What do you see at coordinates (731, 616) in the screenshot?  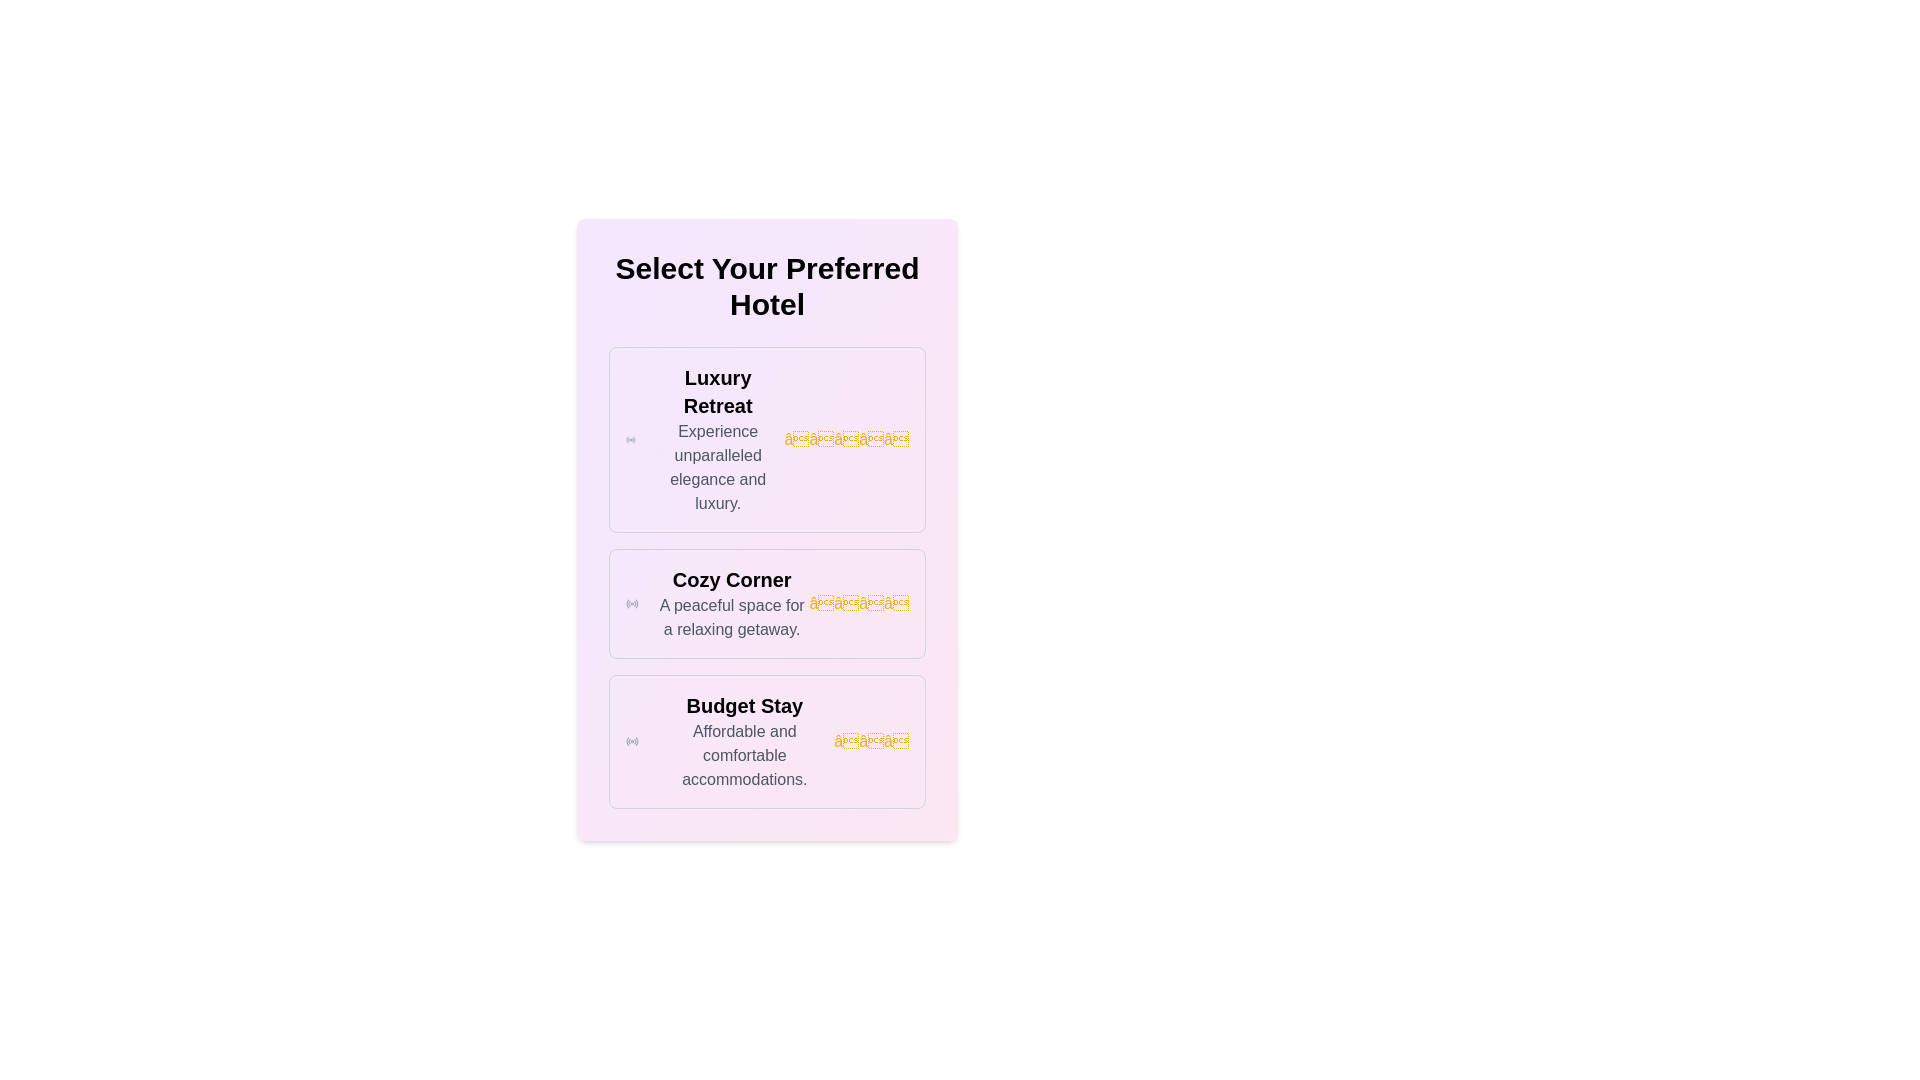 I see `the text block that reads 'A peaceful space for a relaxing getaway.' which is located beneath the title 'Cozy Corner' in a vertical list of hotel options` at bounding box center [731, 616].